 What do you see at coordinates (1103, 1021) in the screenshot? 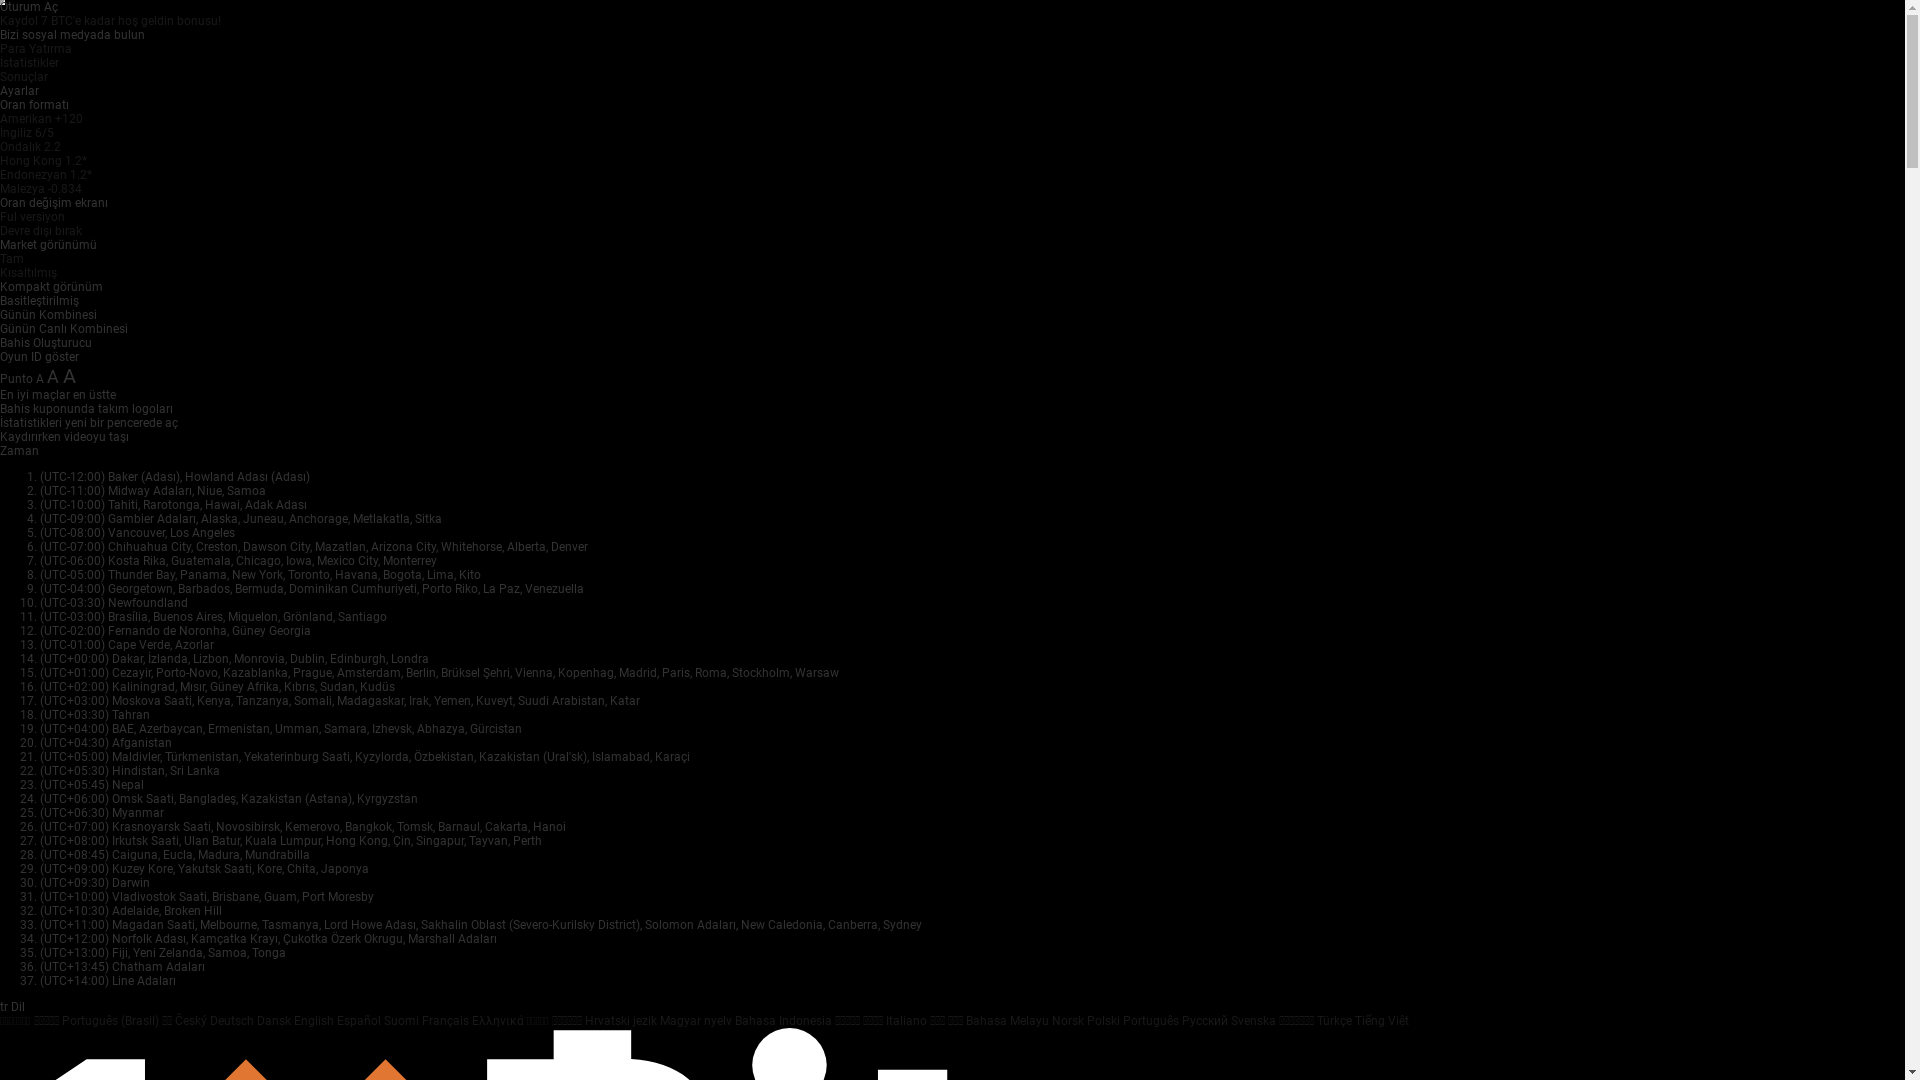
I see `'Polski'` at bounding box center [1103, 1021].